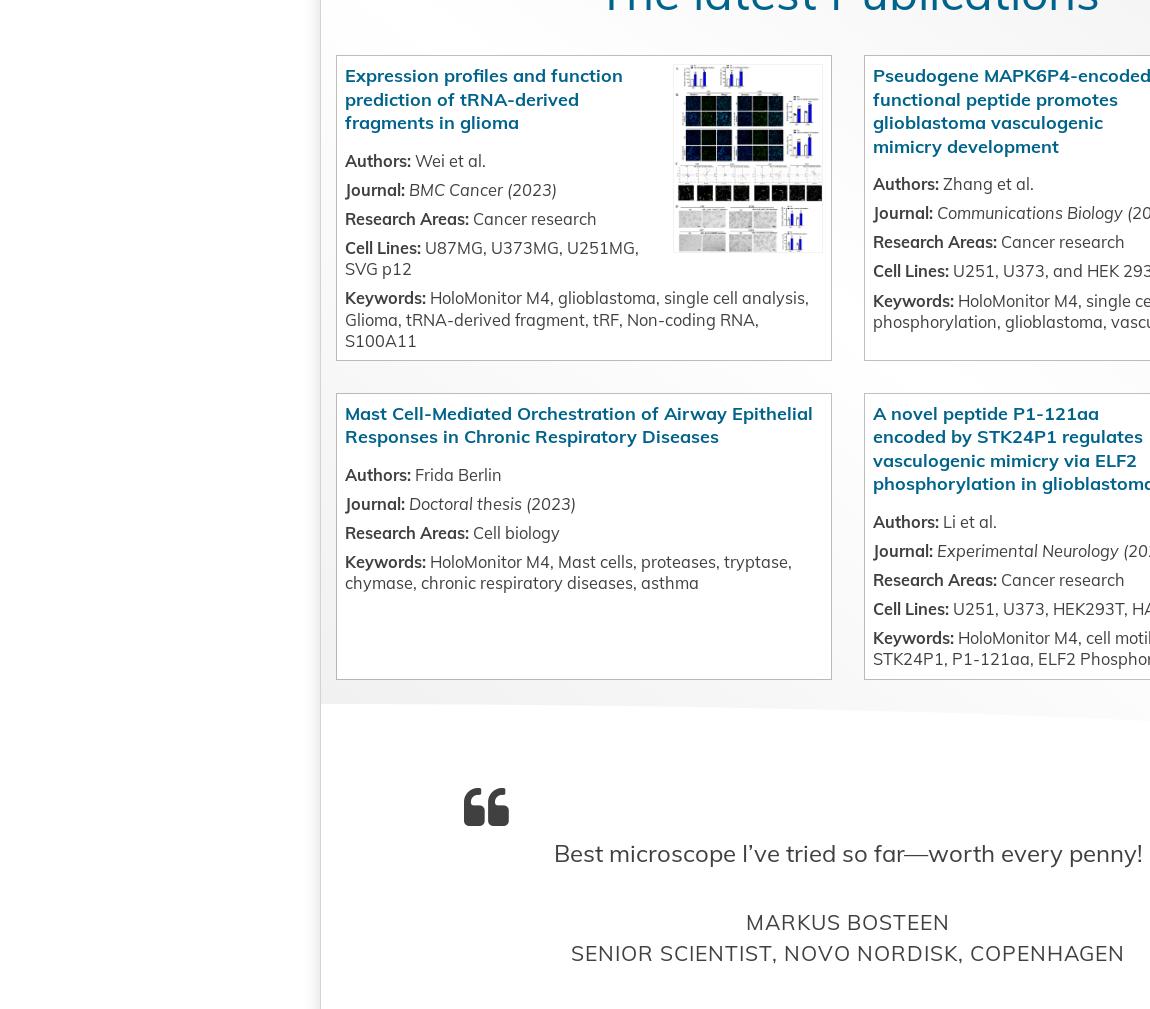  I want to click on 'U87MG, U373MG, U251MG, SVG p12', so click(560, 358).